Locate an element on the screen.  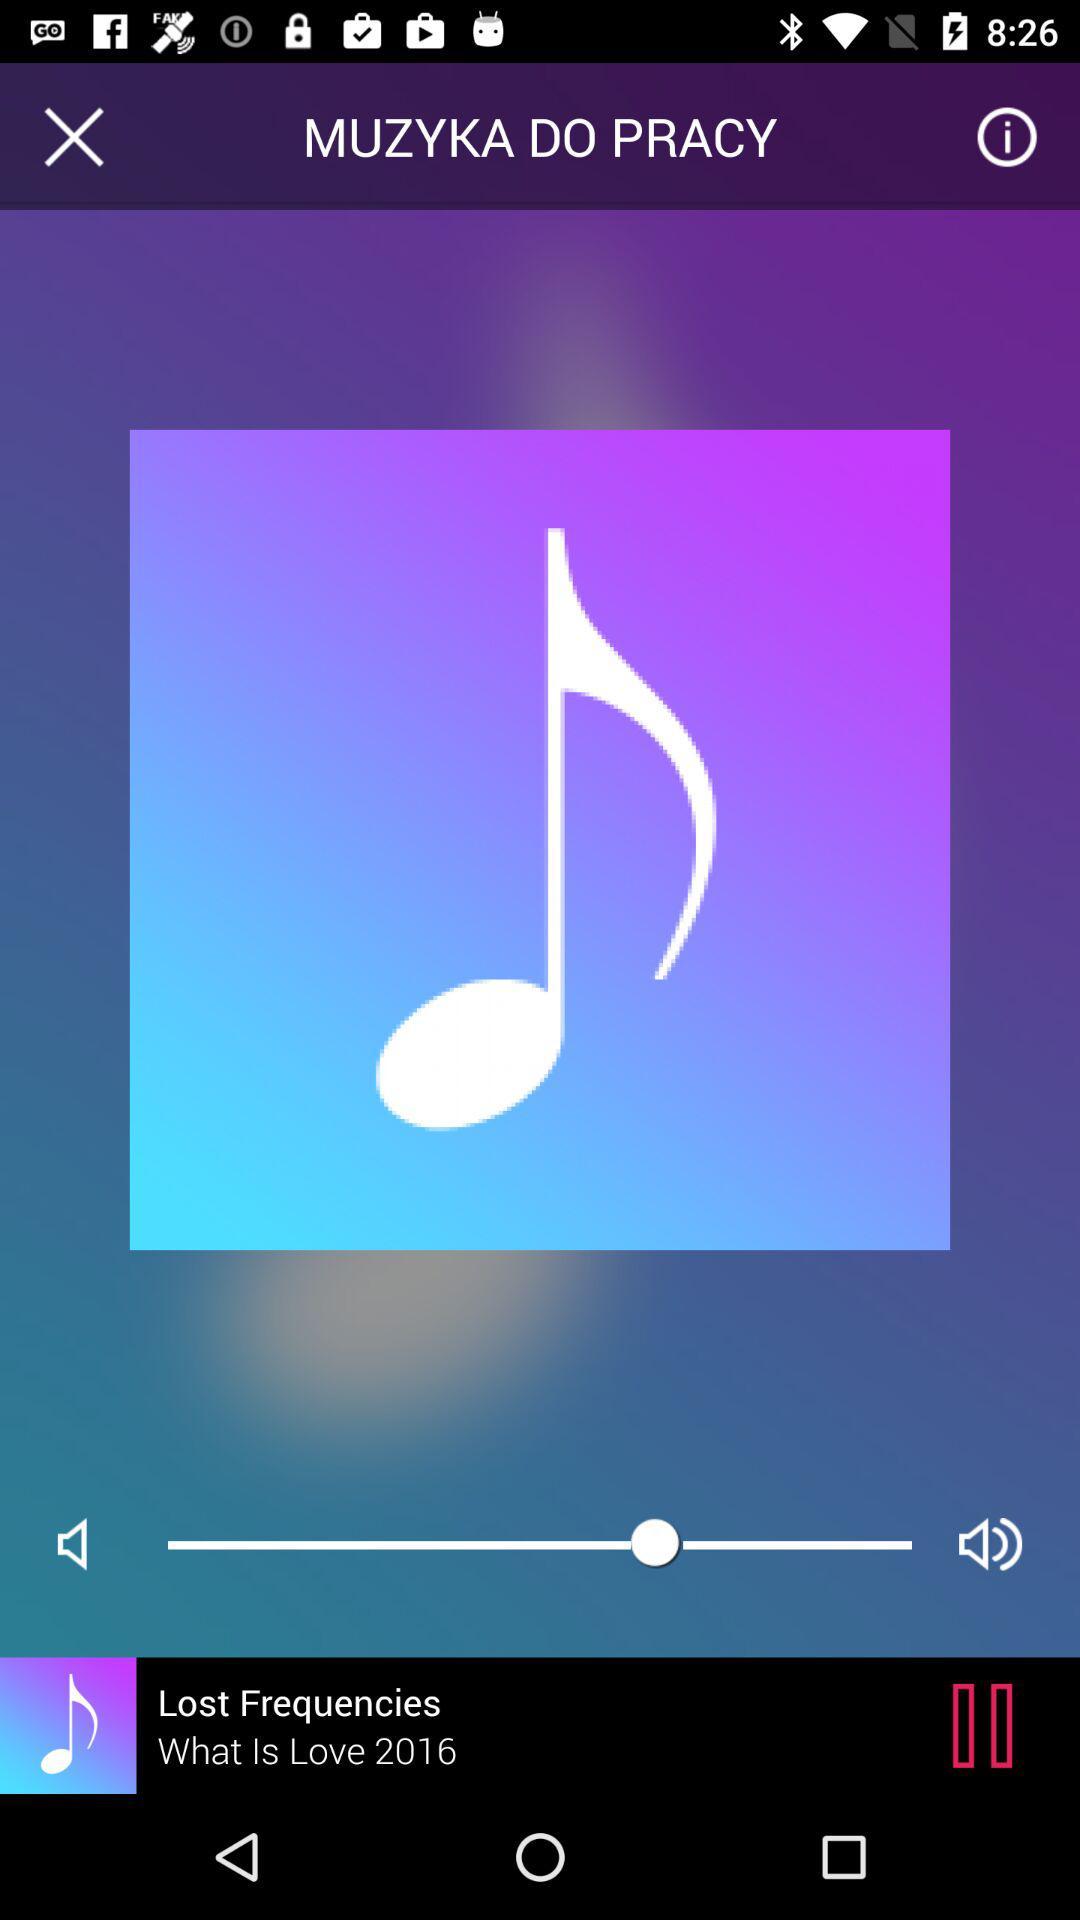
the volume icon is located at coordinates (88, 1543).